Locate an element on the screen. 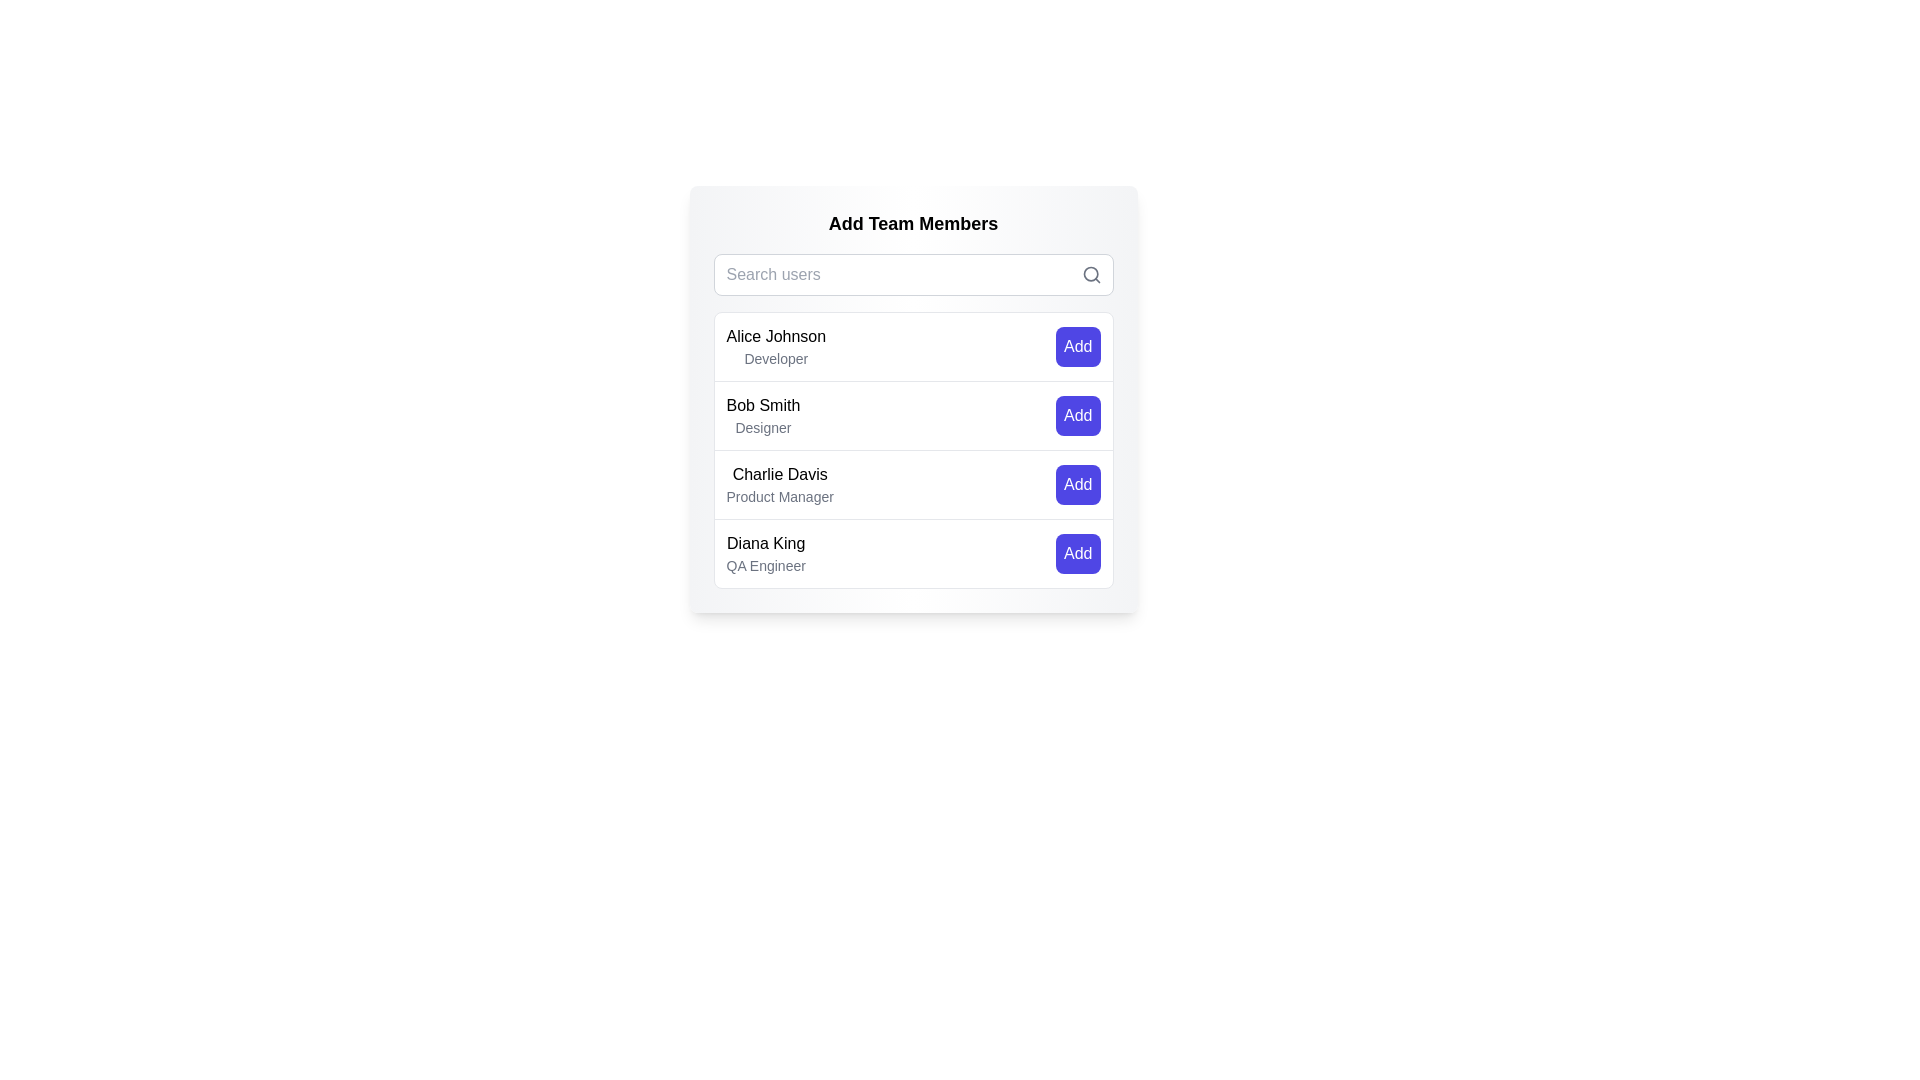  or copy the text 'Bob Smith' and 'Designer' from the second item in the list, which features a blue 'Add' button on the right is located at coordinates (912, 414).